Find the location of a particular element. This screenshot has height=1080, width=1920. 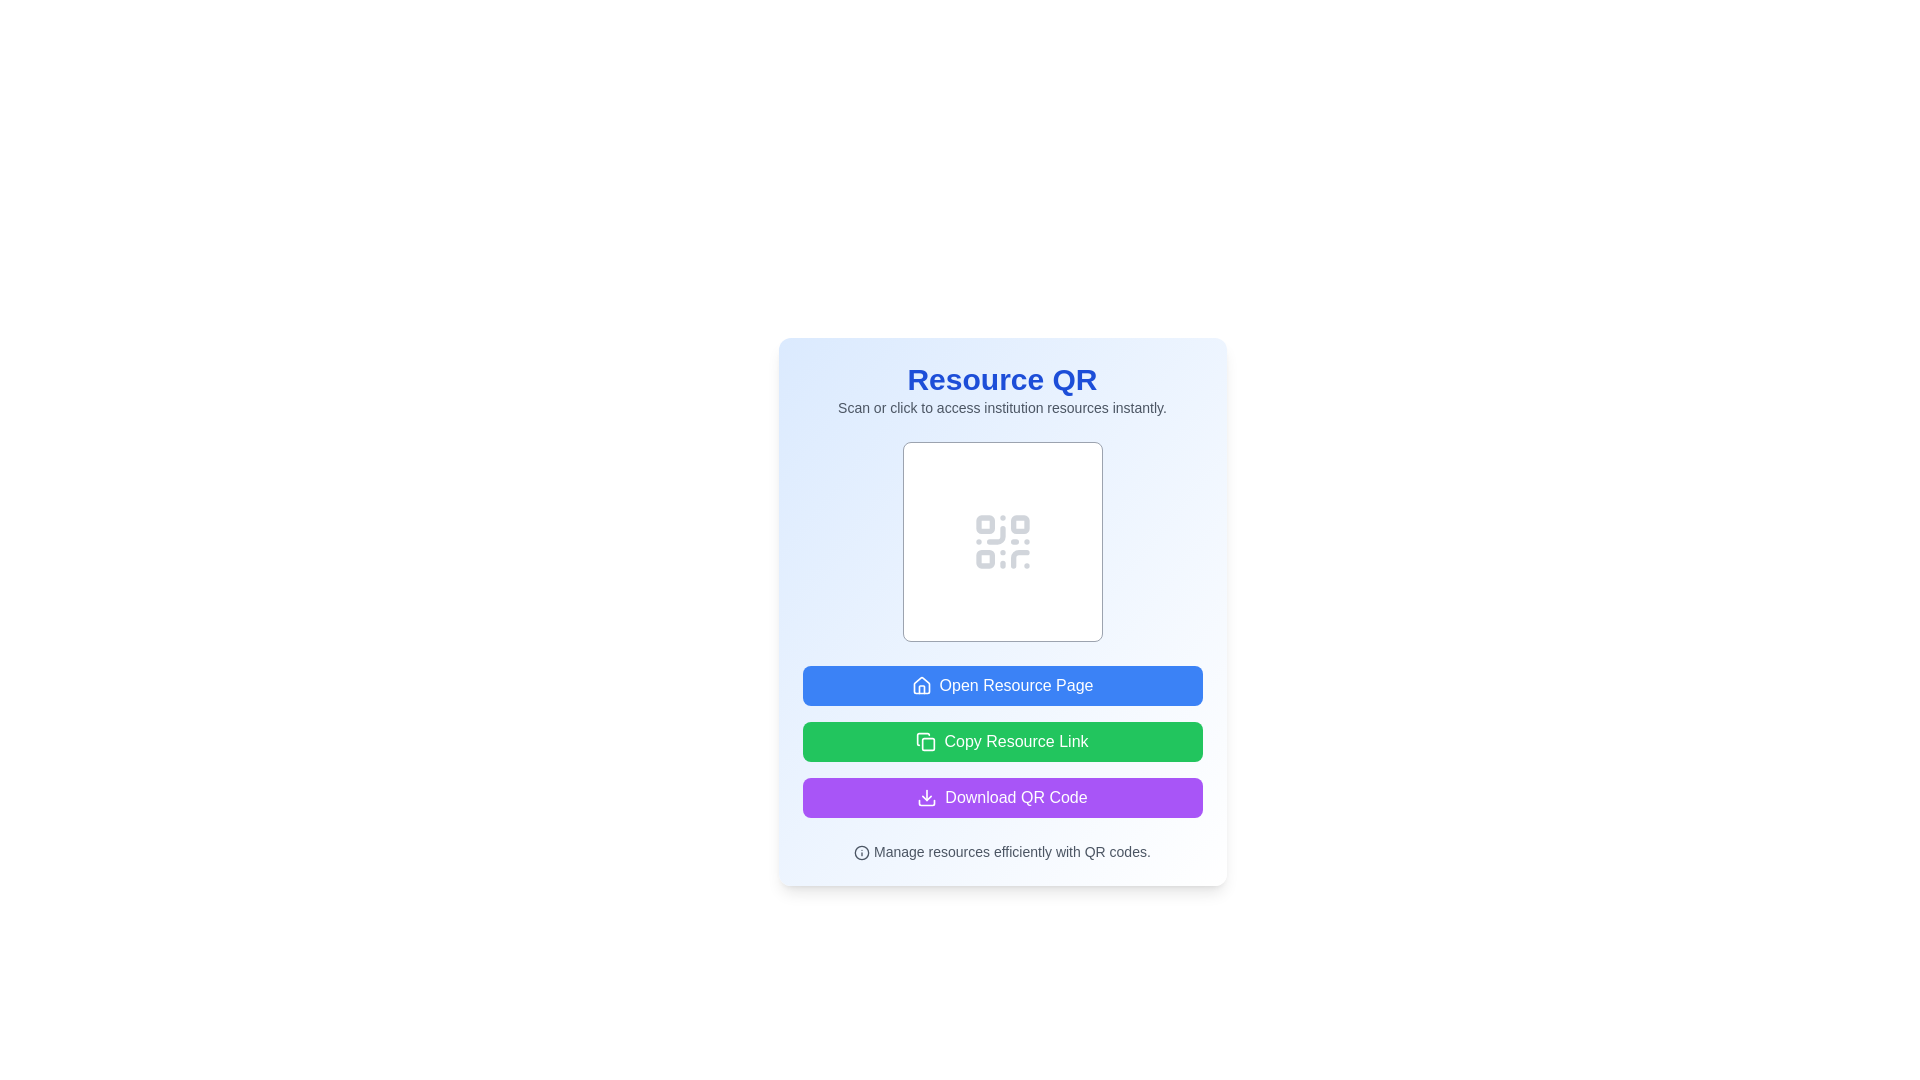

the small rectangular icon with rounded corners, which is part of the copy-symbol icon, centered inside a larger circular button located beneath the 'Copy Resource Link' green button is located at coordinates (927, 744).